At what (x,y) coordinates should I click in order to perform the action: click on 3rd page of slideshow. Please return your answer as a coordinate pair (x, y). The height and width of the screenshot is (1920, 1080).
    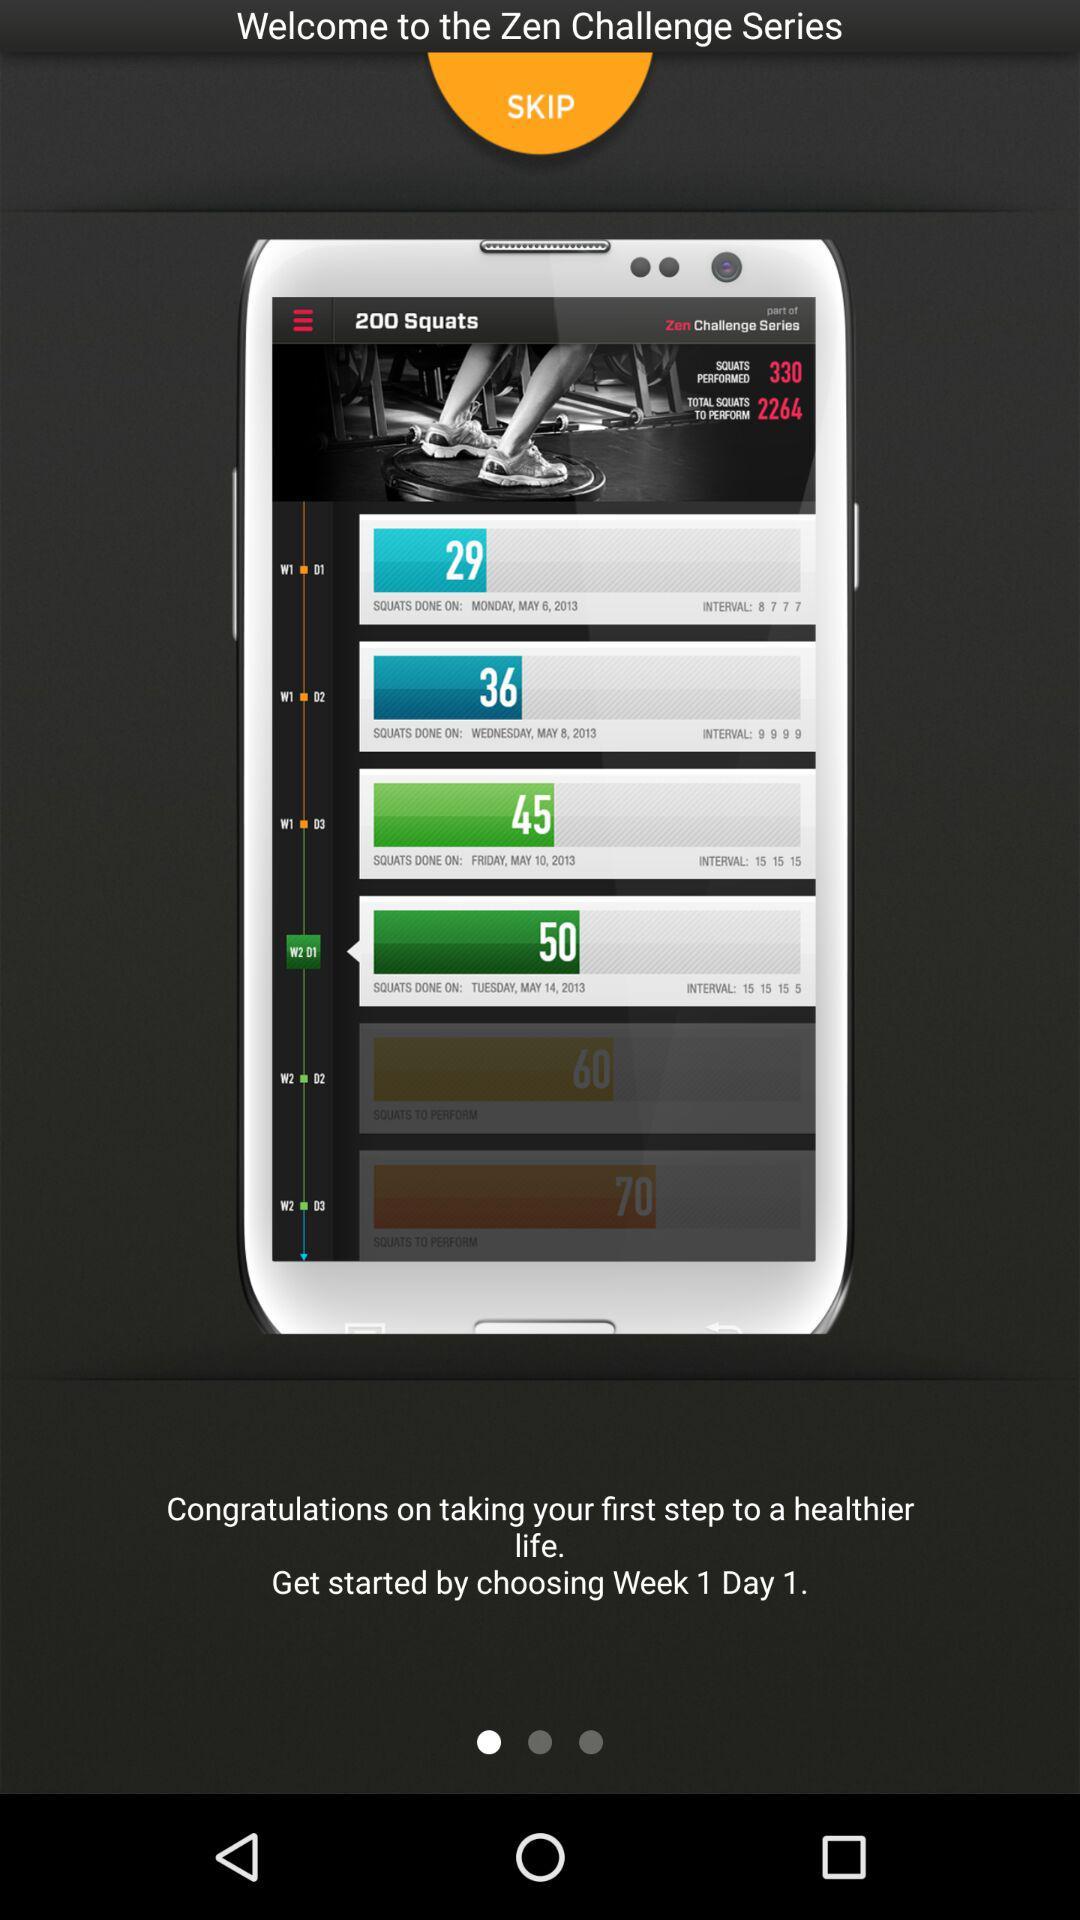
    Looking at the image, I should click on (589, 1741).